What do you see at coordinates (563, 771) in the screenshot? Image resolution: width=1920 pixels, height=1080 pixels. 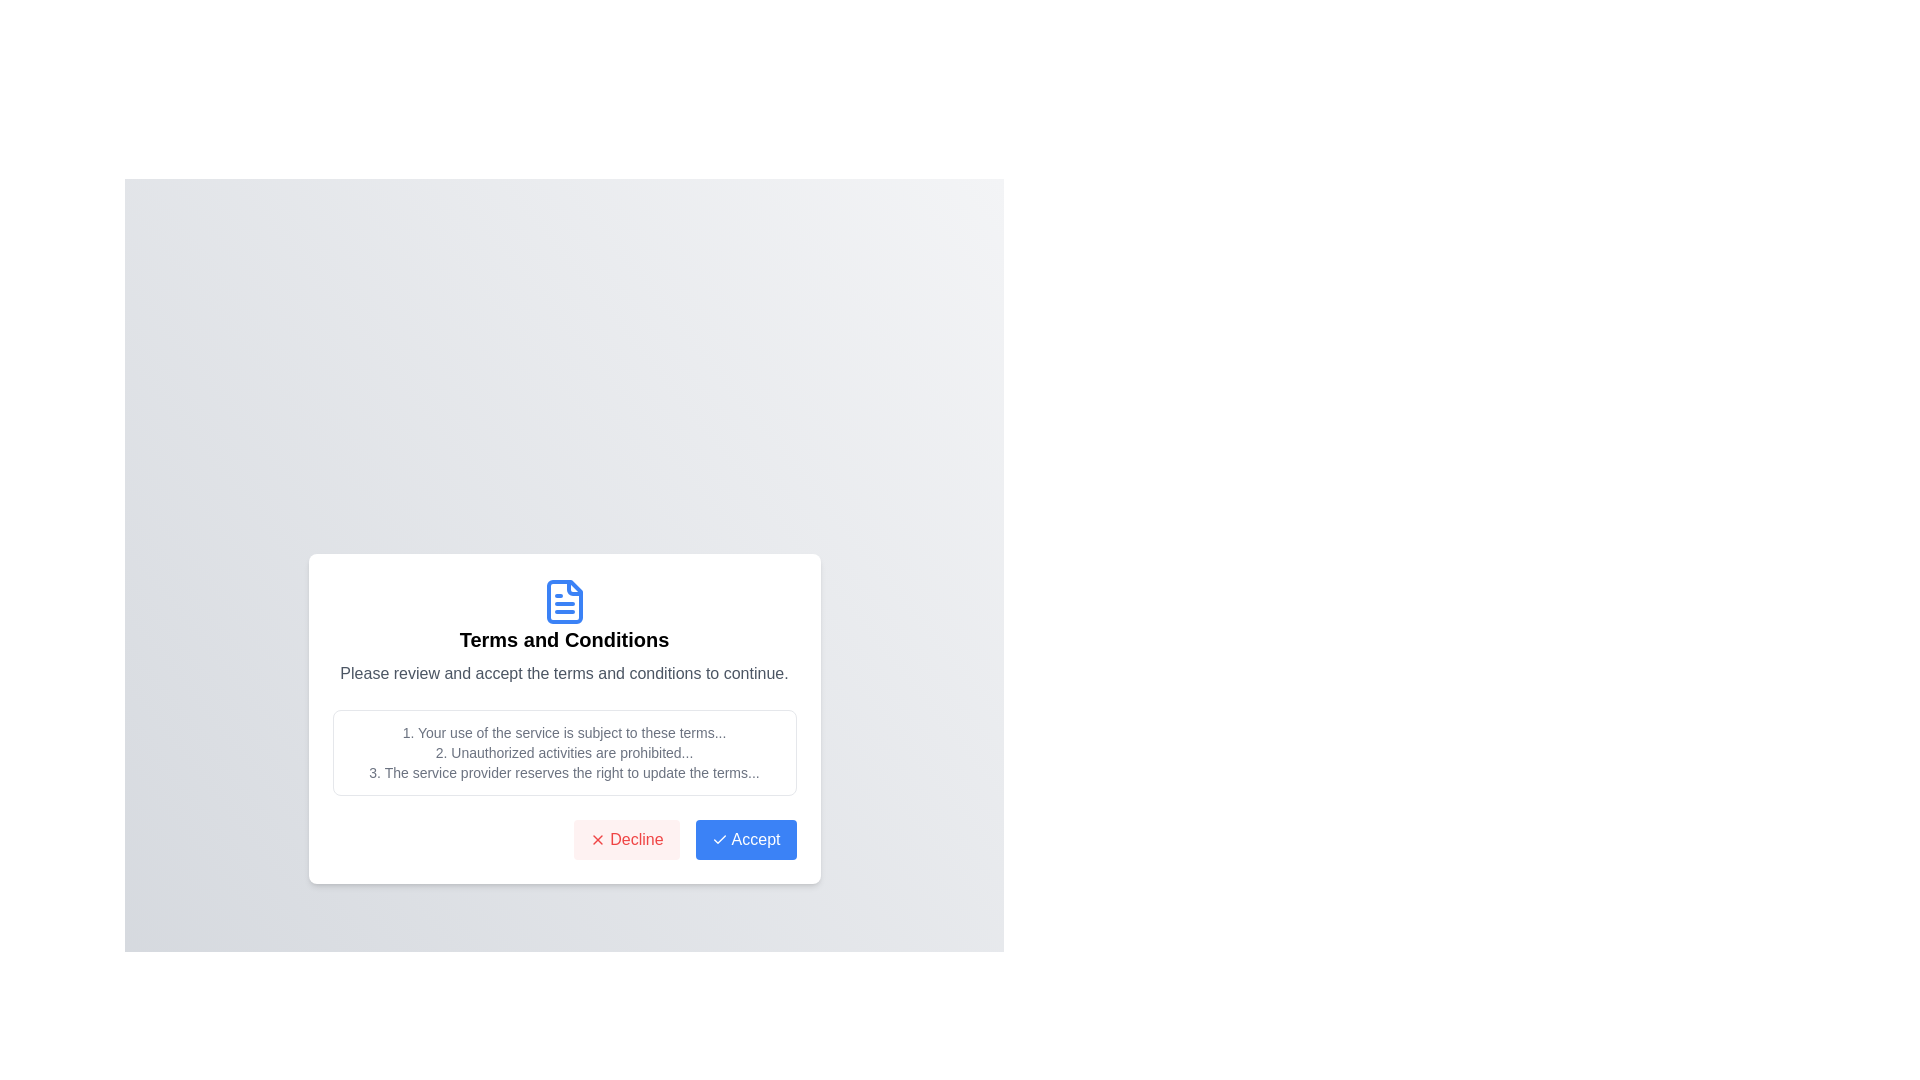 I see `the third text entry in the terms and conditions agreement located in a scrollable box within the modal dialog titled 'Terms and Conditions'` at bounding box center [563, 771].